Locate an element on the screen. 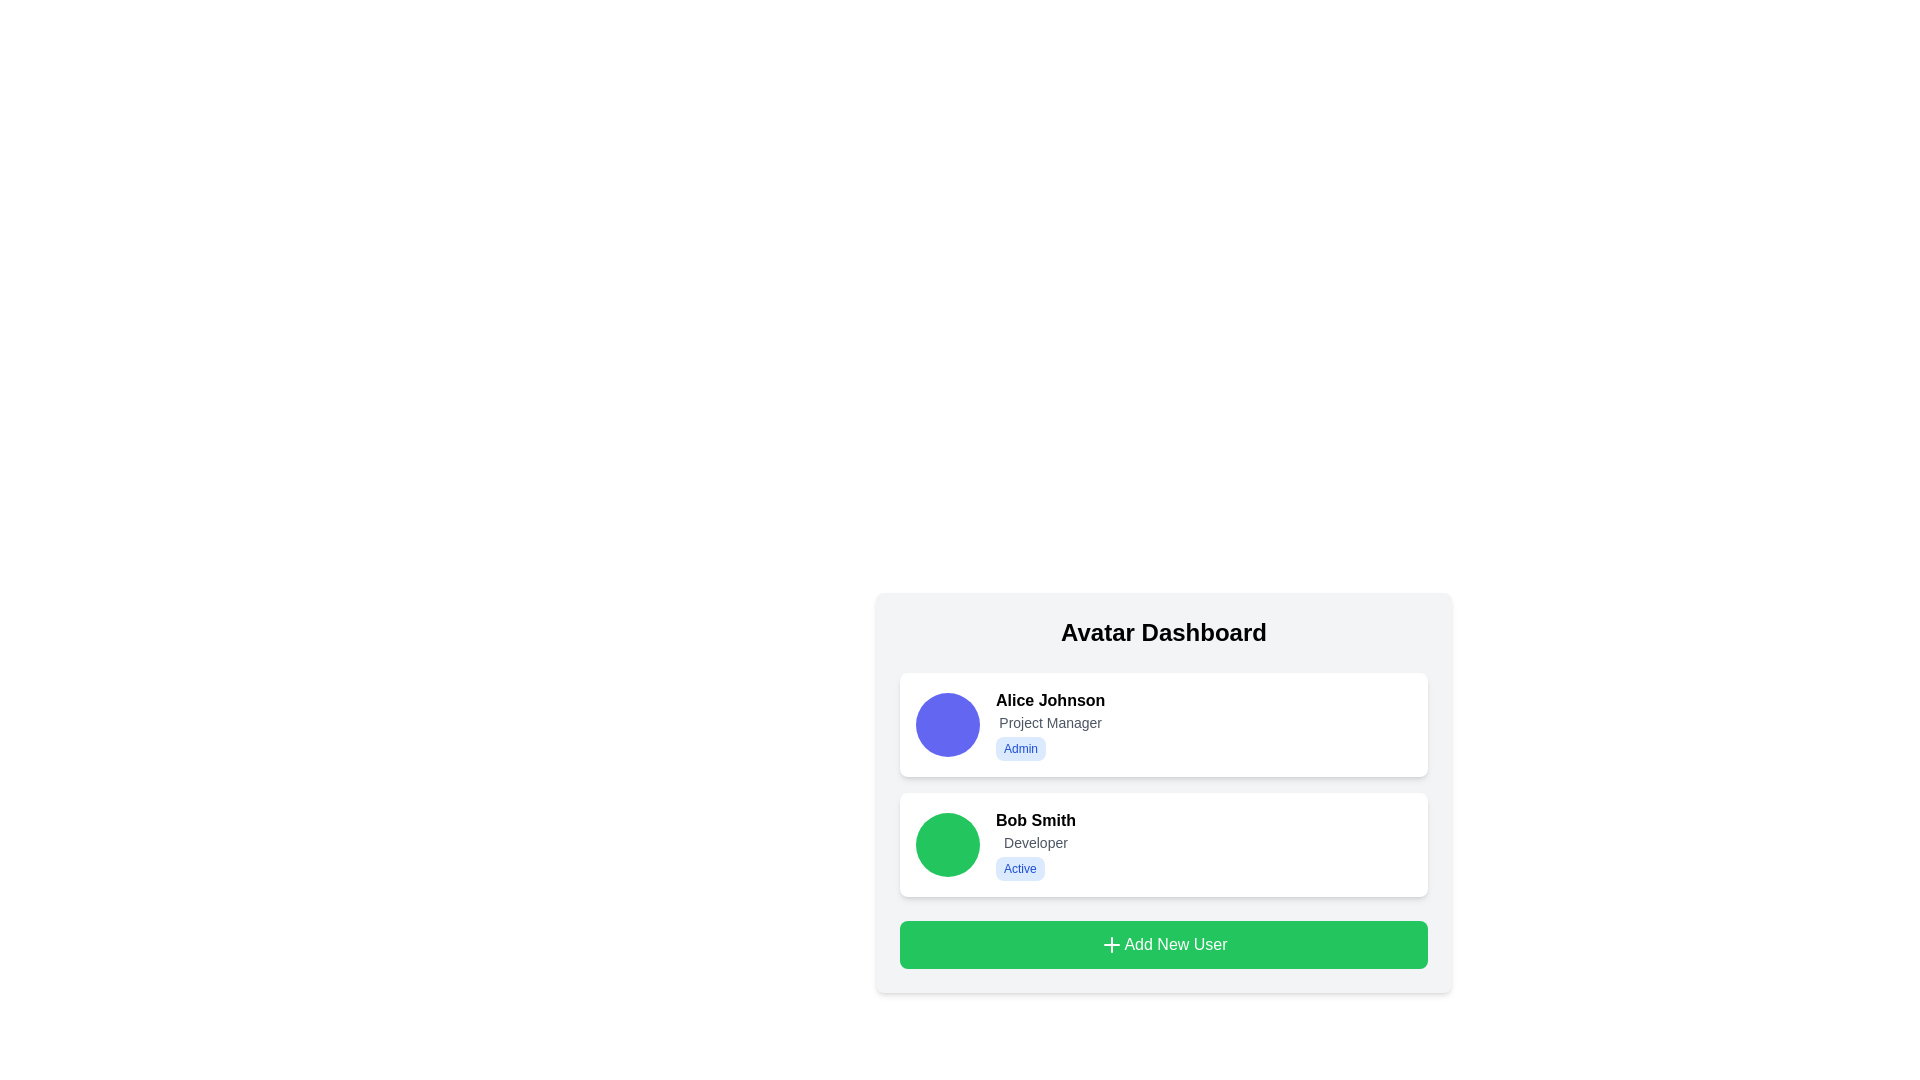  the Static text label displaying 'Developer', which is positioned centrally below 'Bob Smith' and above the 'Active' label in the user information card is located at coordinates (1036, 843).